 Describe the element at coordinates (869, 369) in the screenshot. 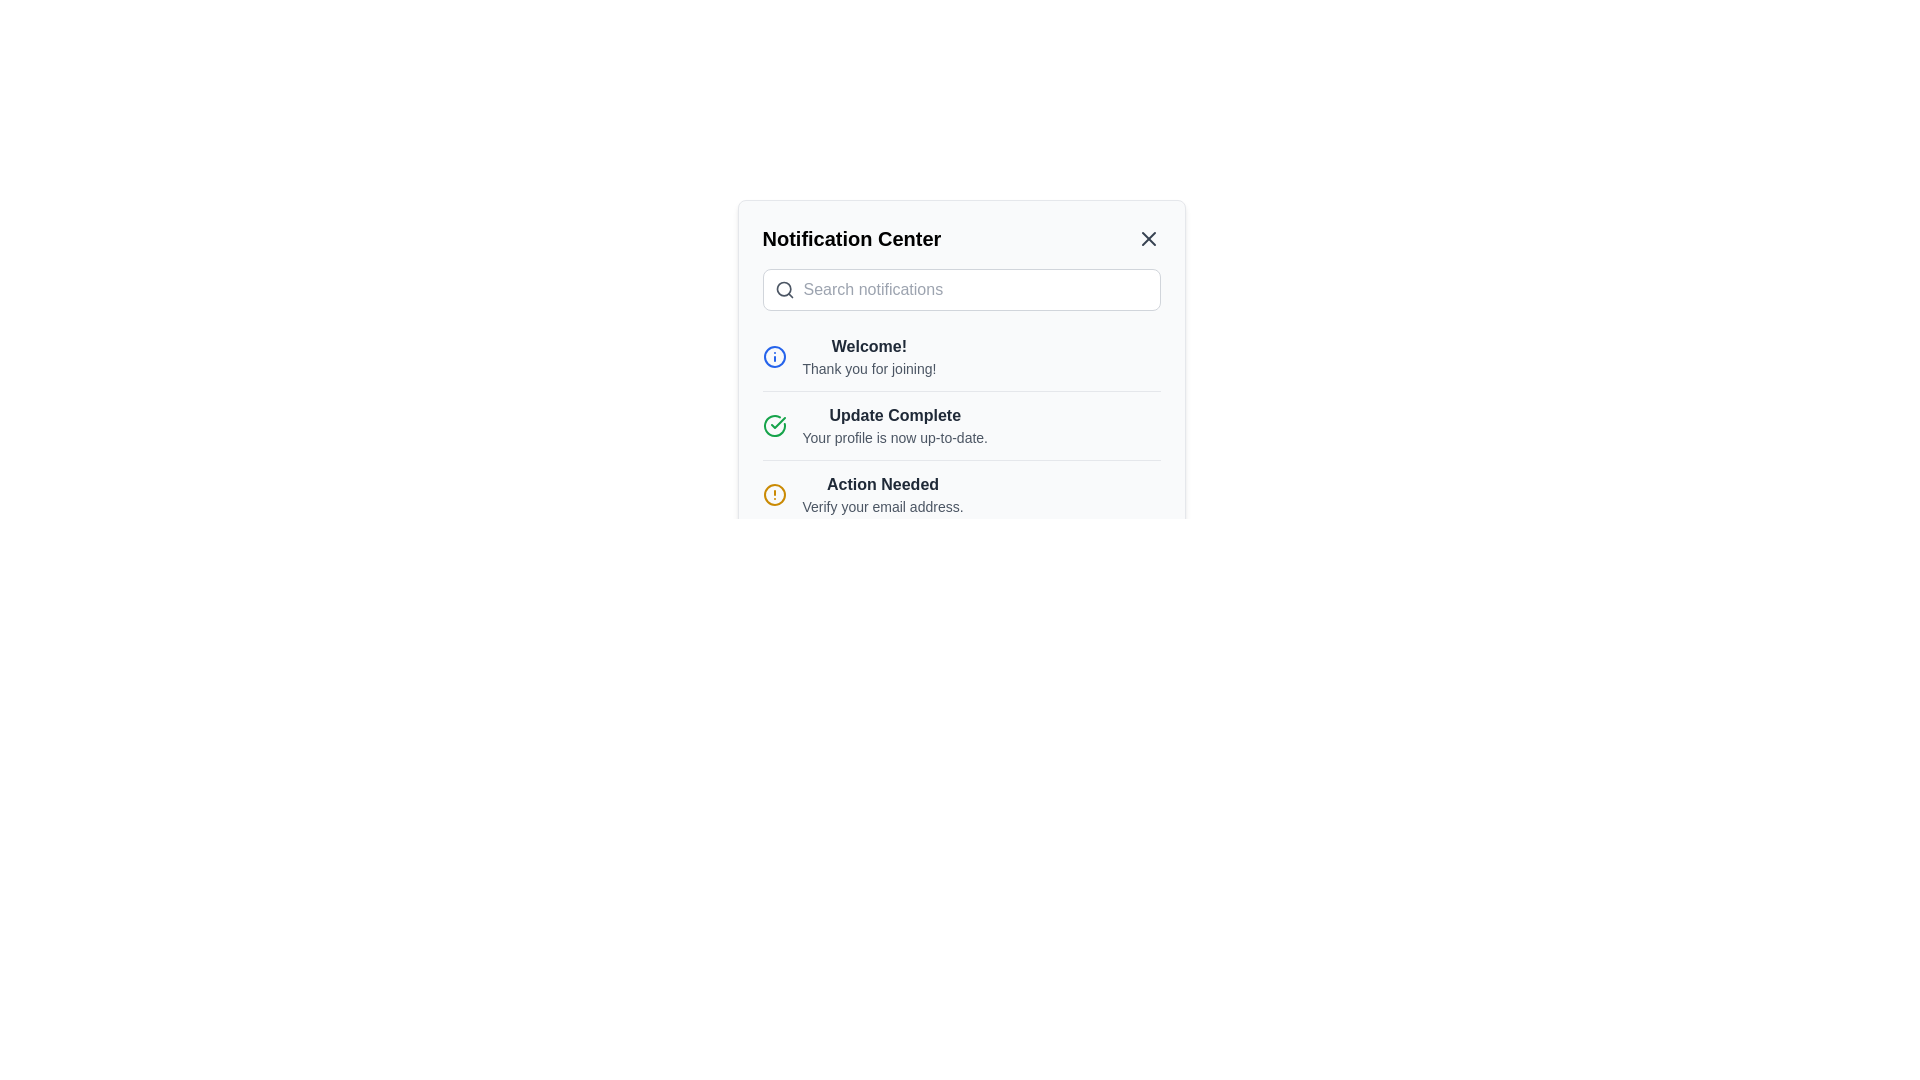

I see `static text label that says 'Thank you for joining!', which is styled in a smaller gray font and positioned below the 'Welcome!' text in the notification panel` at that location.